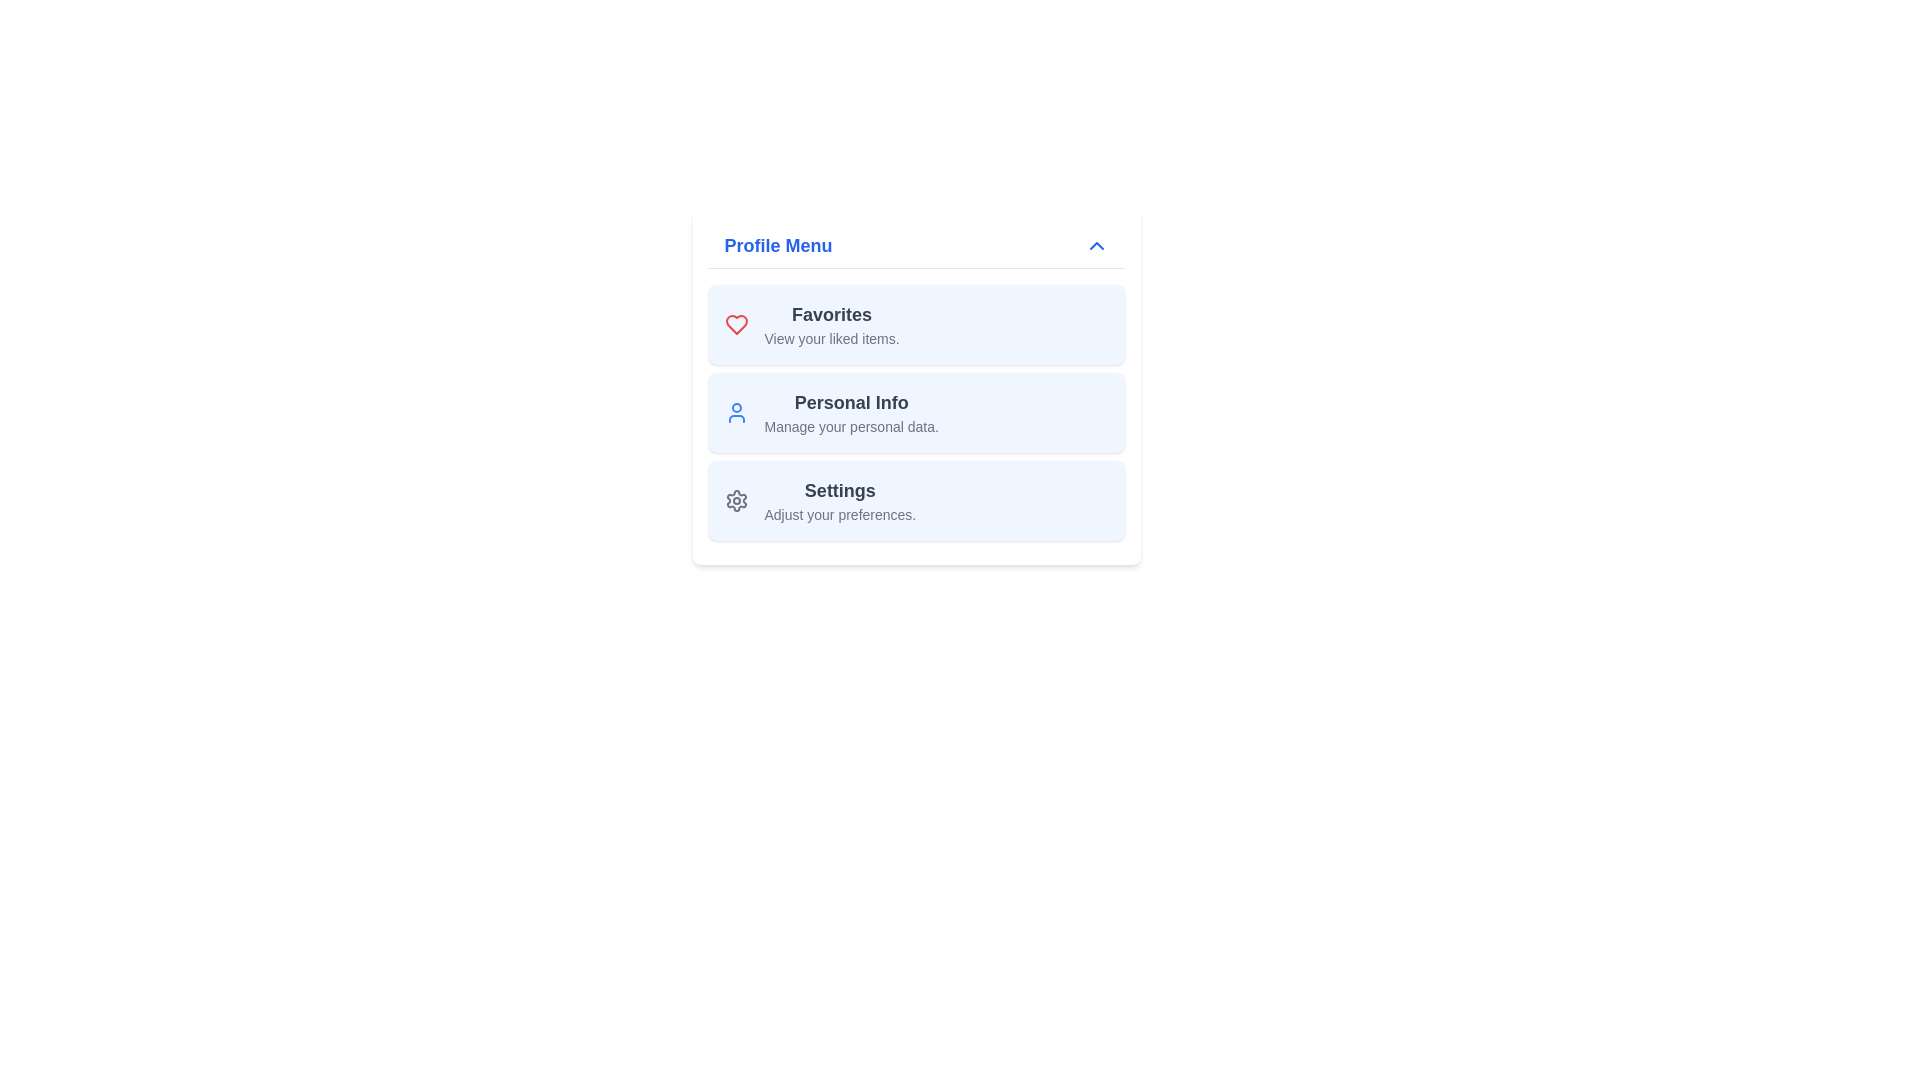  I want to click on text content of the 'Favorites' label in the profile menu, which indicates the section for viewing liked items, so click(832, 315).